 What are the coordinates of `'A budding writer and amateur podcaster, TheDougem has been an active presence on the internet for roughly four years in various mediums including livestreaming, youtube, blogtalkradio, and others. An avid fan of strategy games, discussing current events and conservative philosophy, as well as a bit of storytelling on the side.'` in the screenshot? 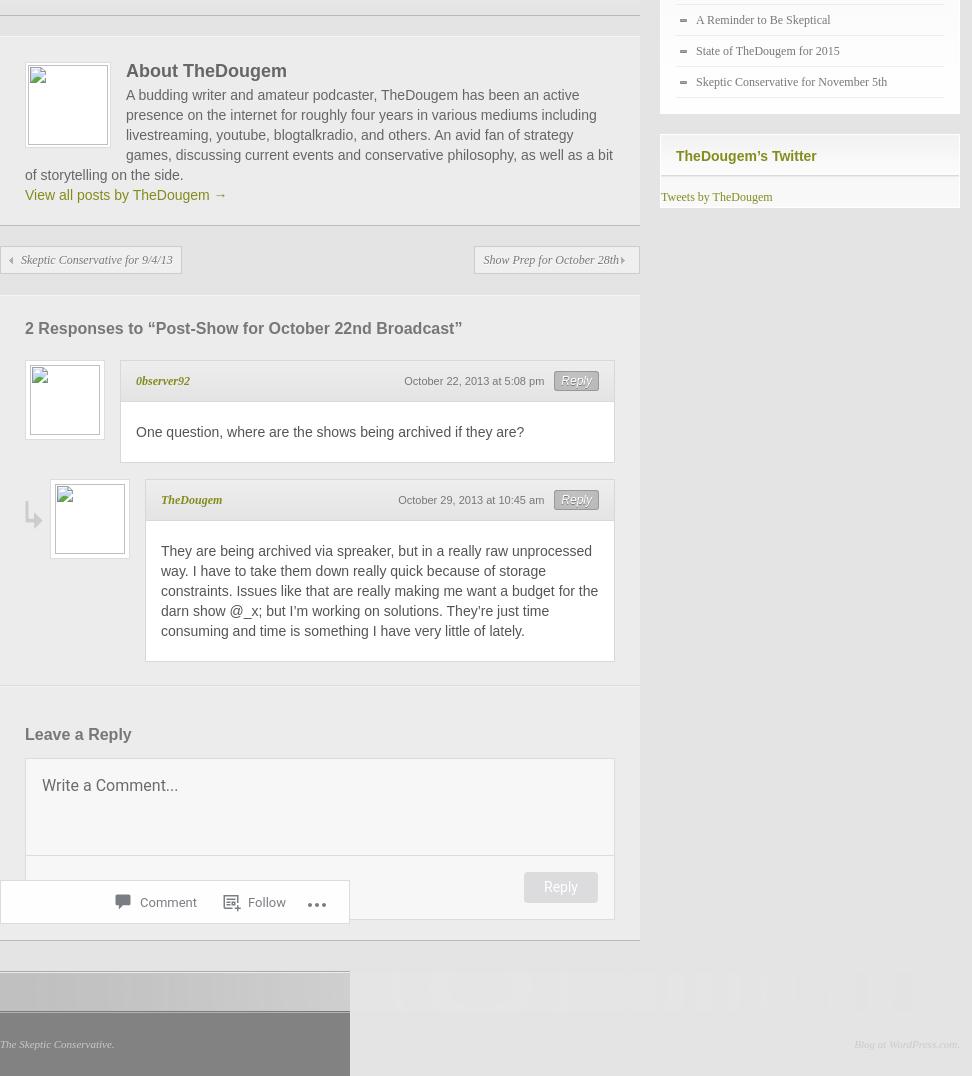 It's located at (317, 134).